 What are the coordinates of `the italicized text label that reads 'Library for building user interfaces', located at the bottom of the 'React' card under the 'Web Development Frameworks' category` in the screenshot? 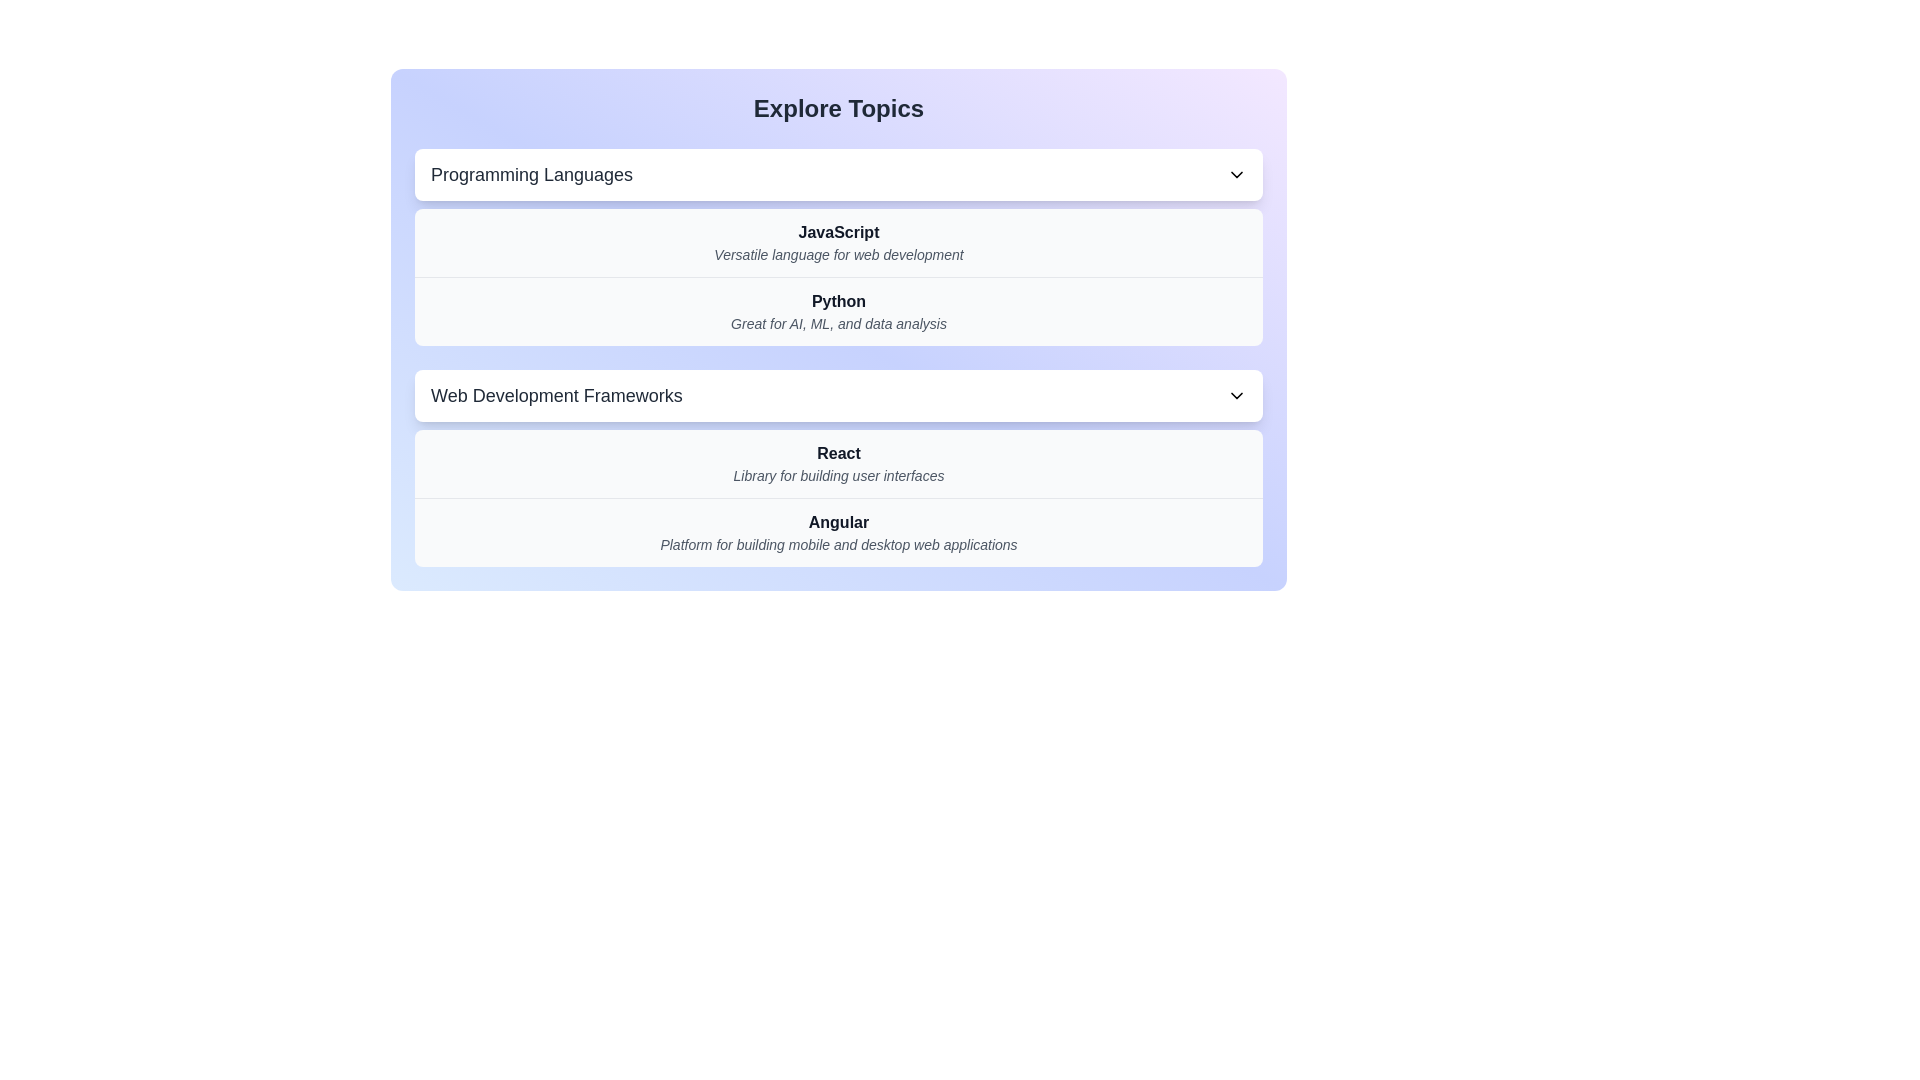 It's located at (839, 475).